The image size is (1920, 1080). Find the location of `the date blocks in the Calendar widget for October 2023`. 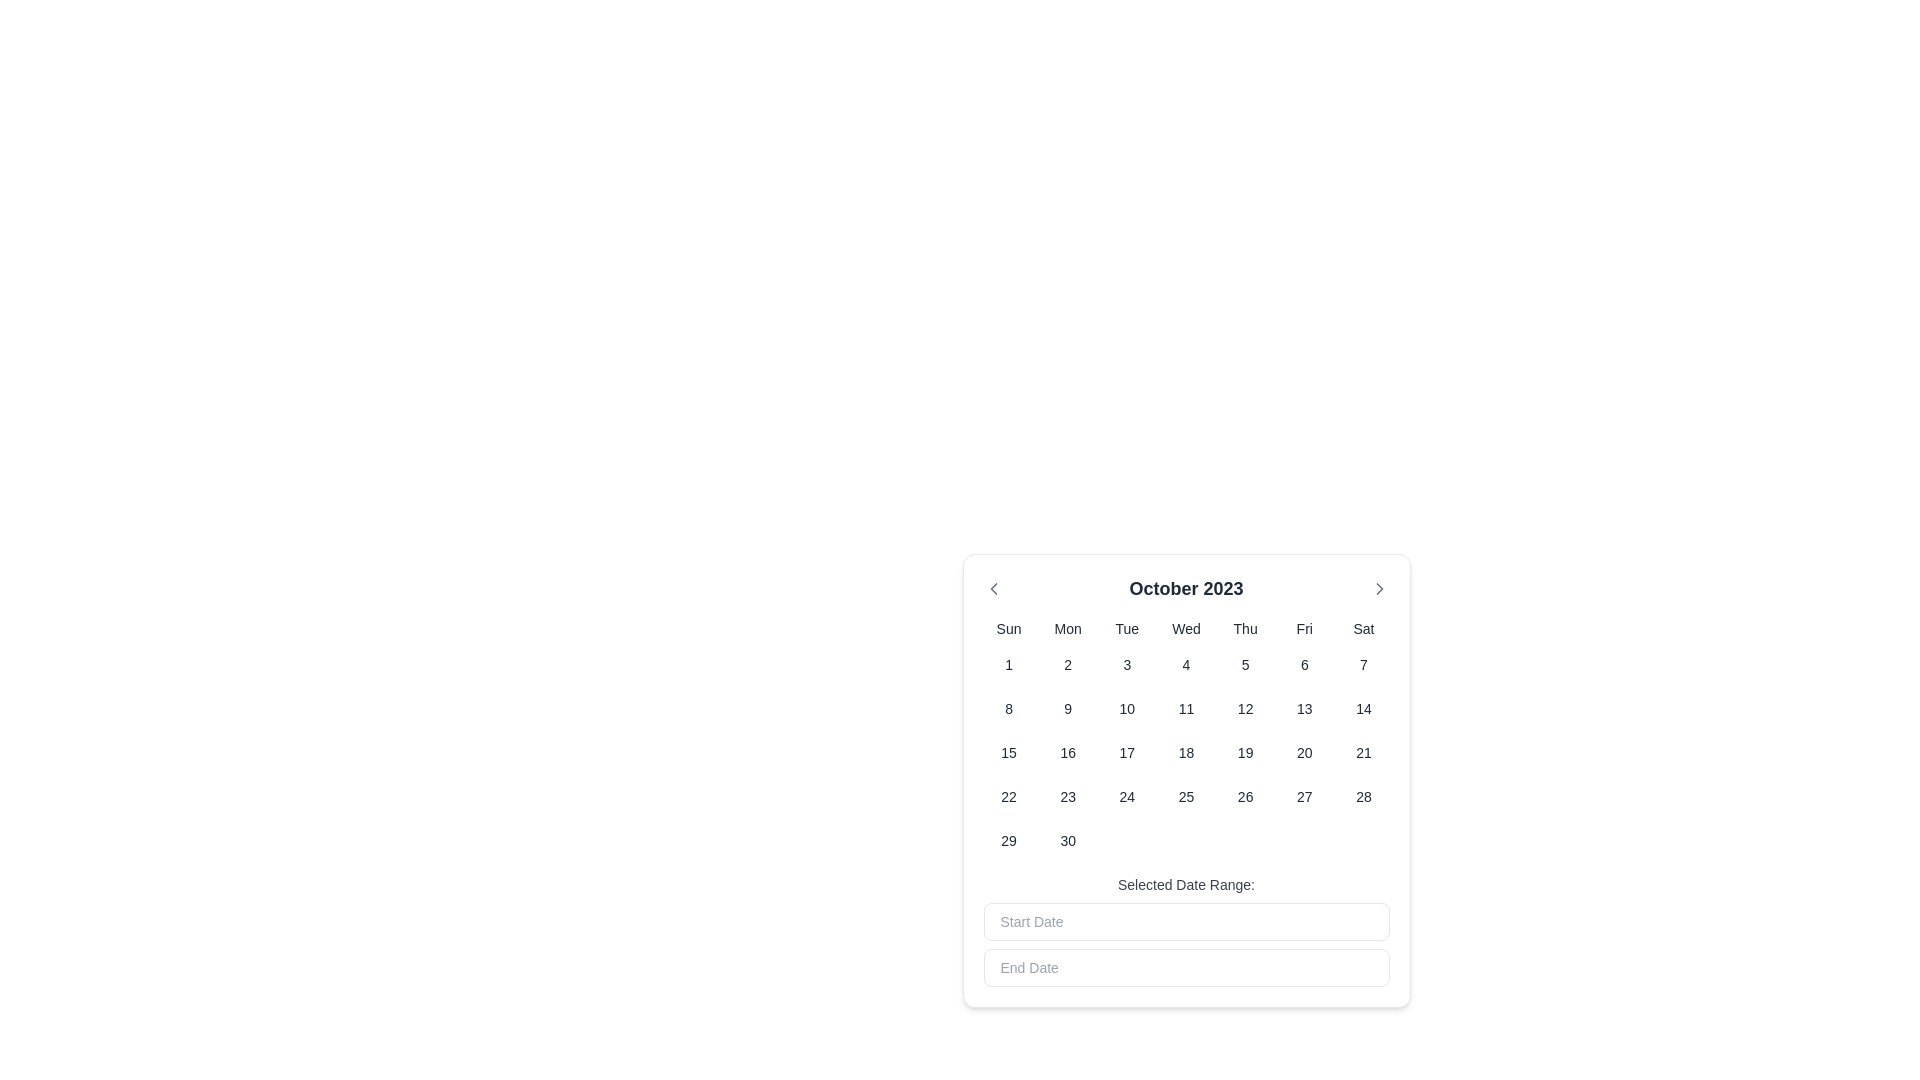

the date blocks in the Calendar widget for October 2023 is located at coordinates (1186, 789).